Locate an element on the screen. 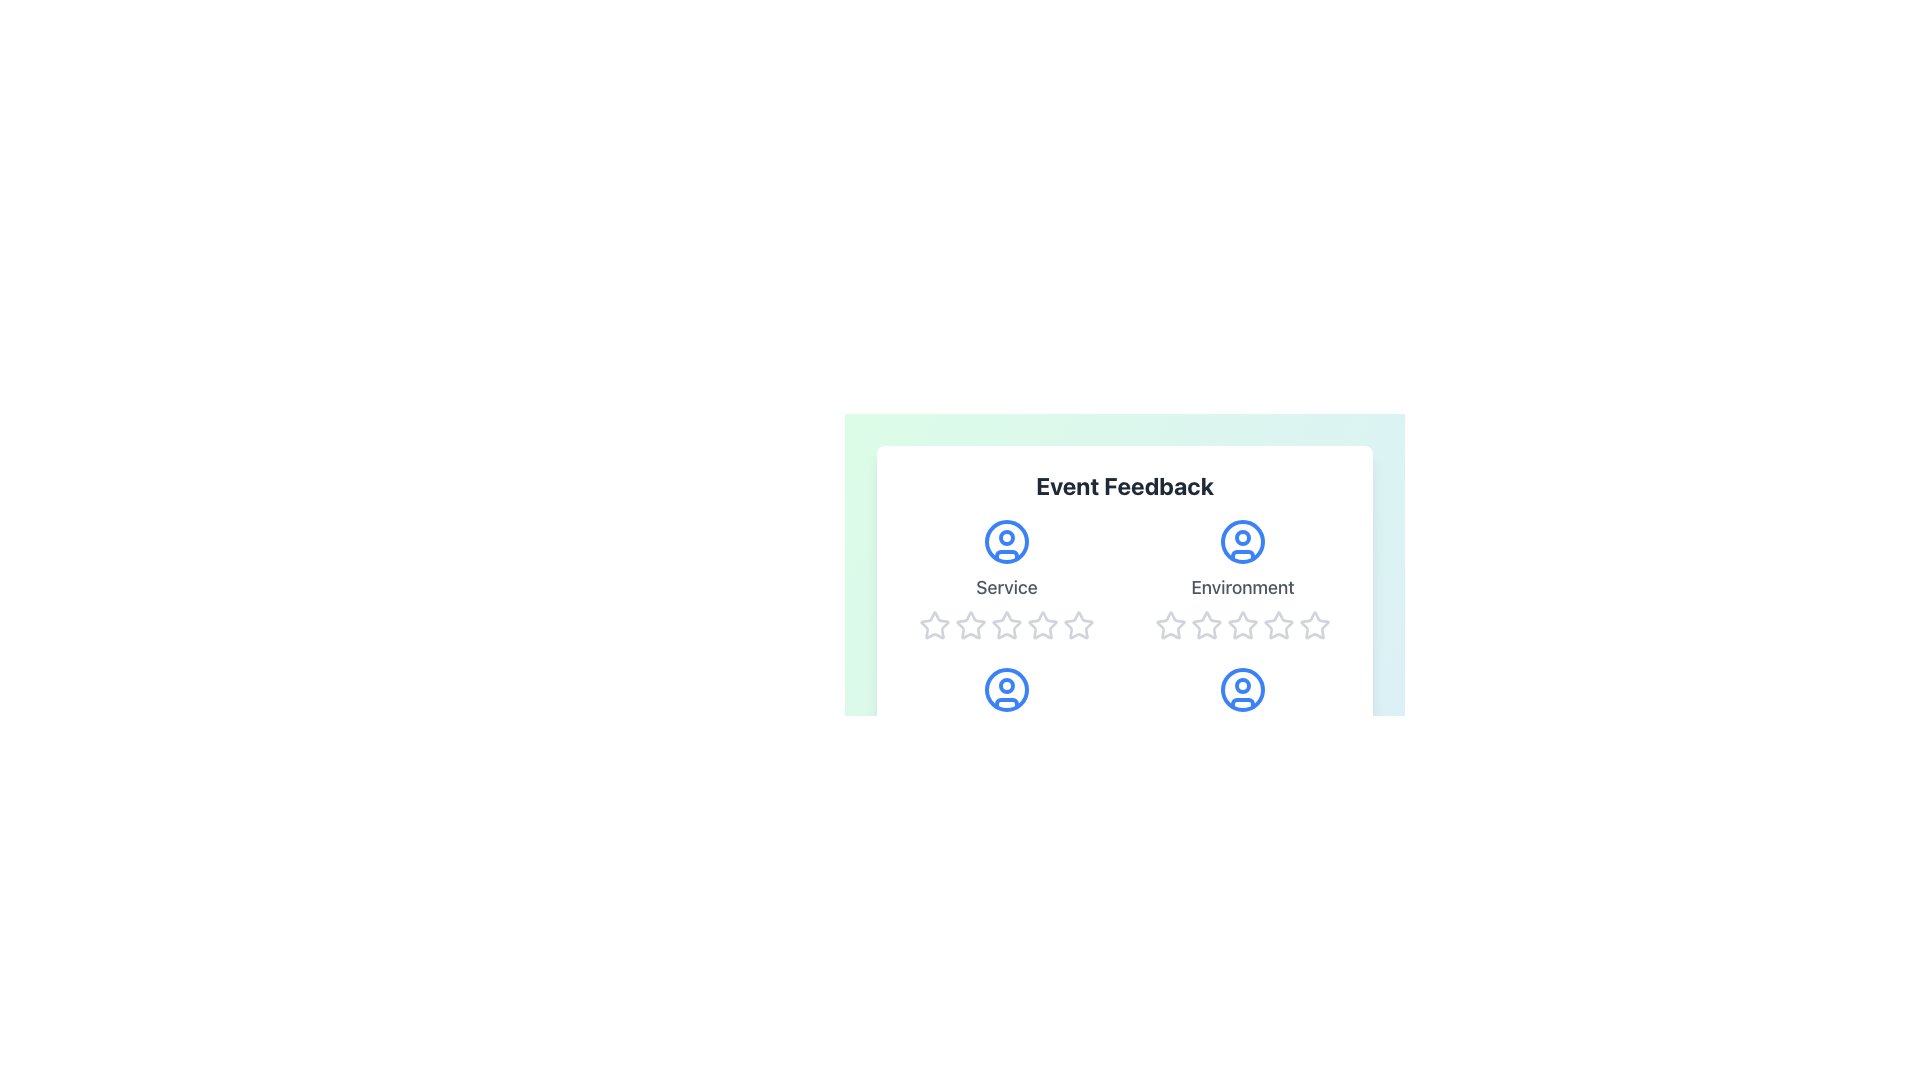  the first star-shaped rating icon, which is hollow and light gray, located below the 'Service' category label in the 'Event Feedback' form is located at coordinates (934, 624).